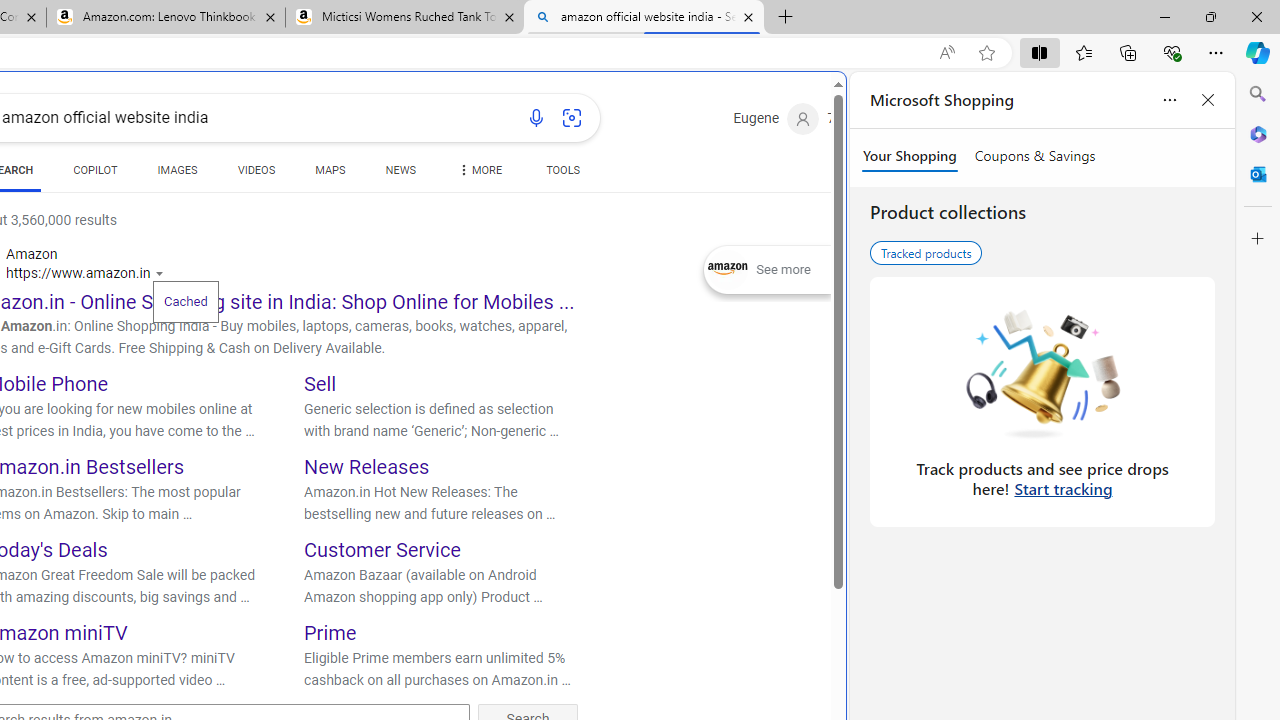  What do you see at coordinates (562, 170) in the screenshot?
I see `'TOOLS'` at bounding box center [562, 170].